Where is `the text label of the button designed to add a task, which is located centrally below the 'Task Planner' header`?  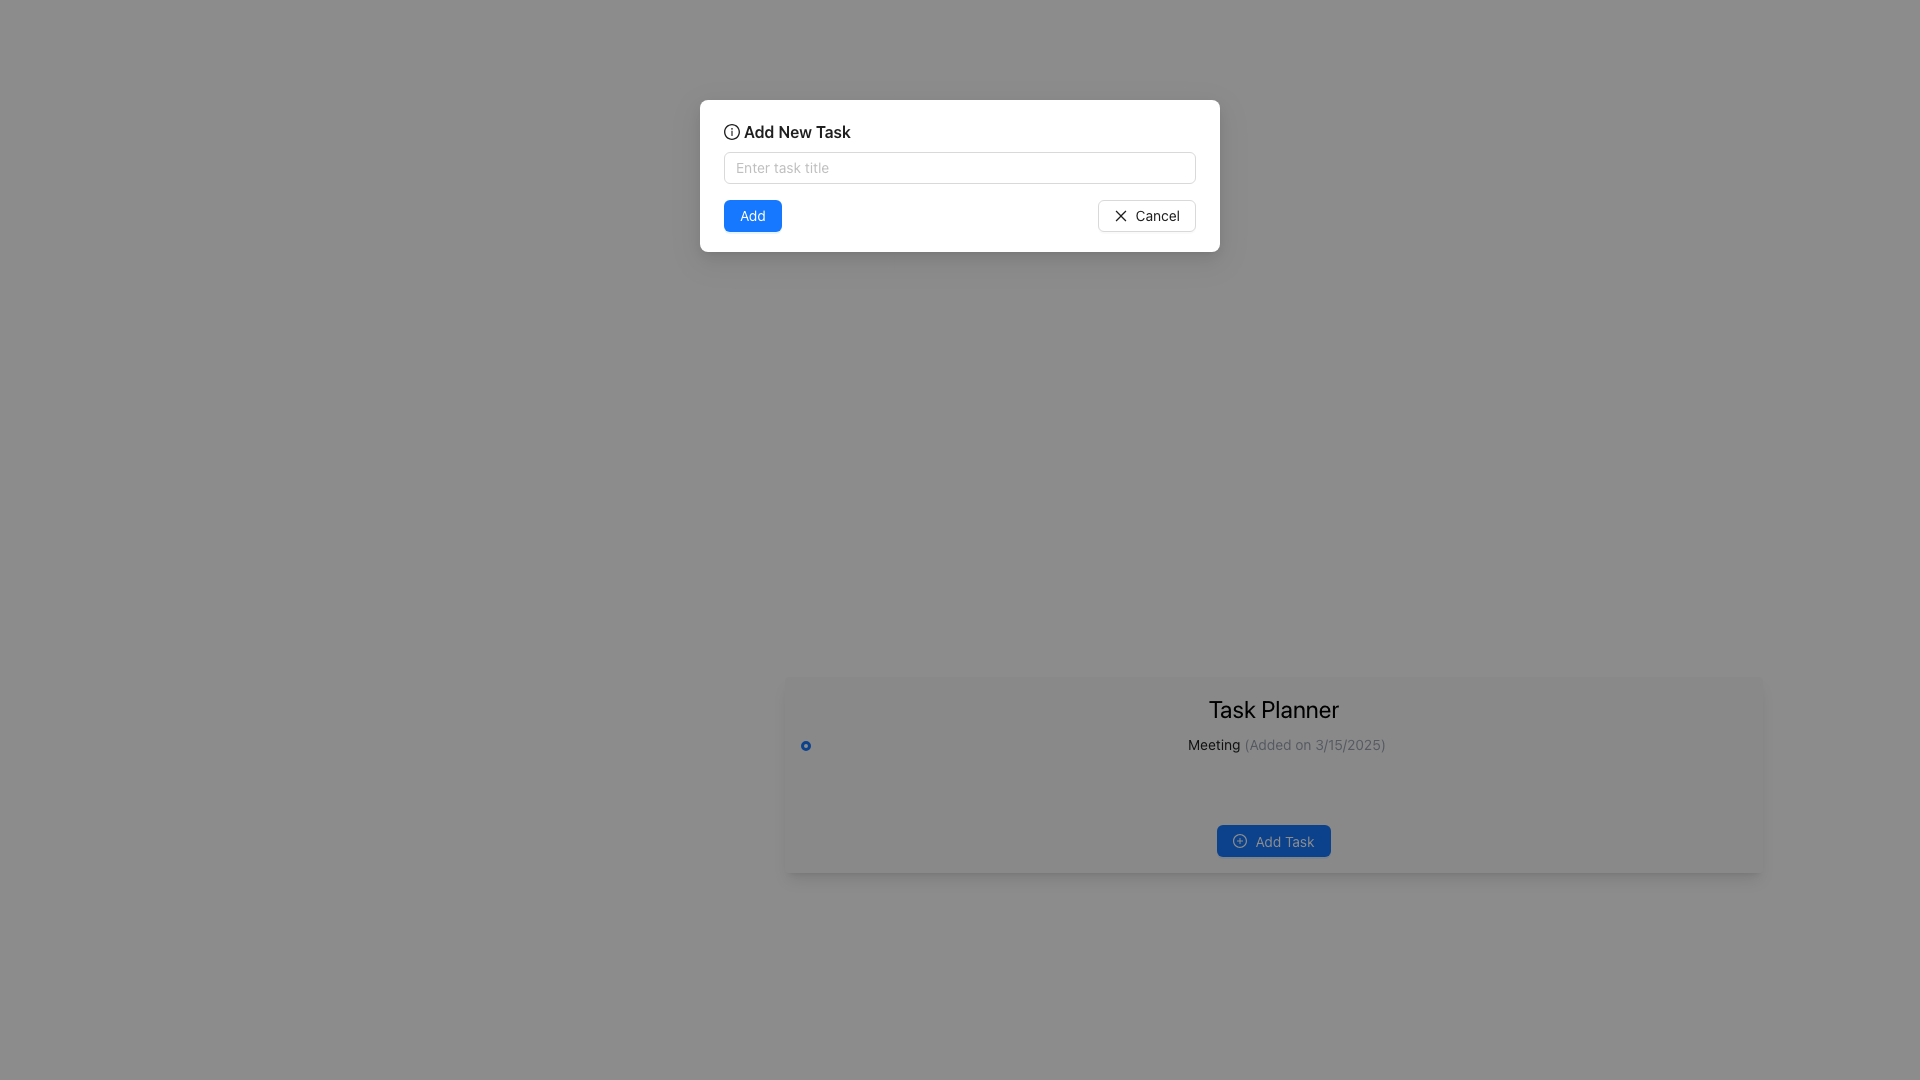 the text label of the button designed to add a task, which is located centrally below the 'Task Planner' header is located at coordinates (1285, 840).